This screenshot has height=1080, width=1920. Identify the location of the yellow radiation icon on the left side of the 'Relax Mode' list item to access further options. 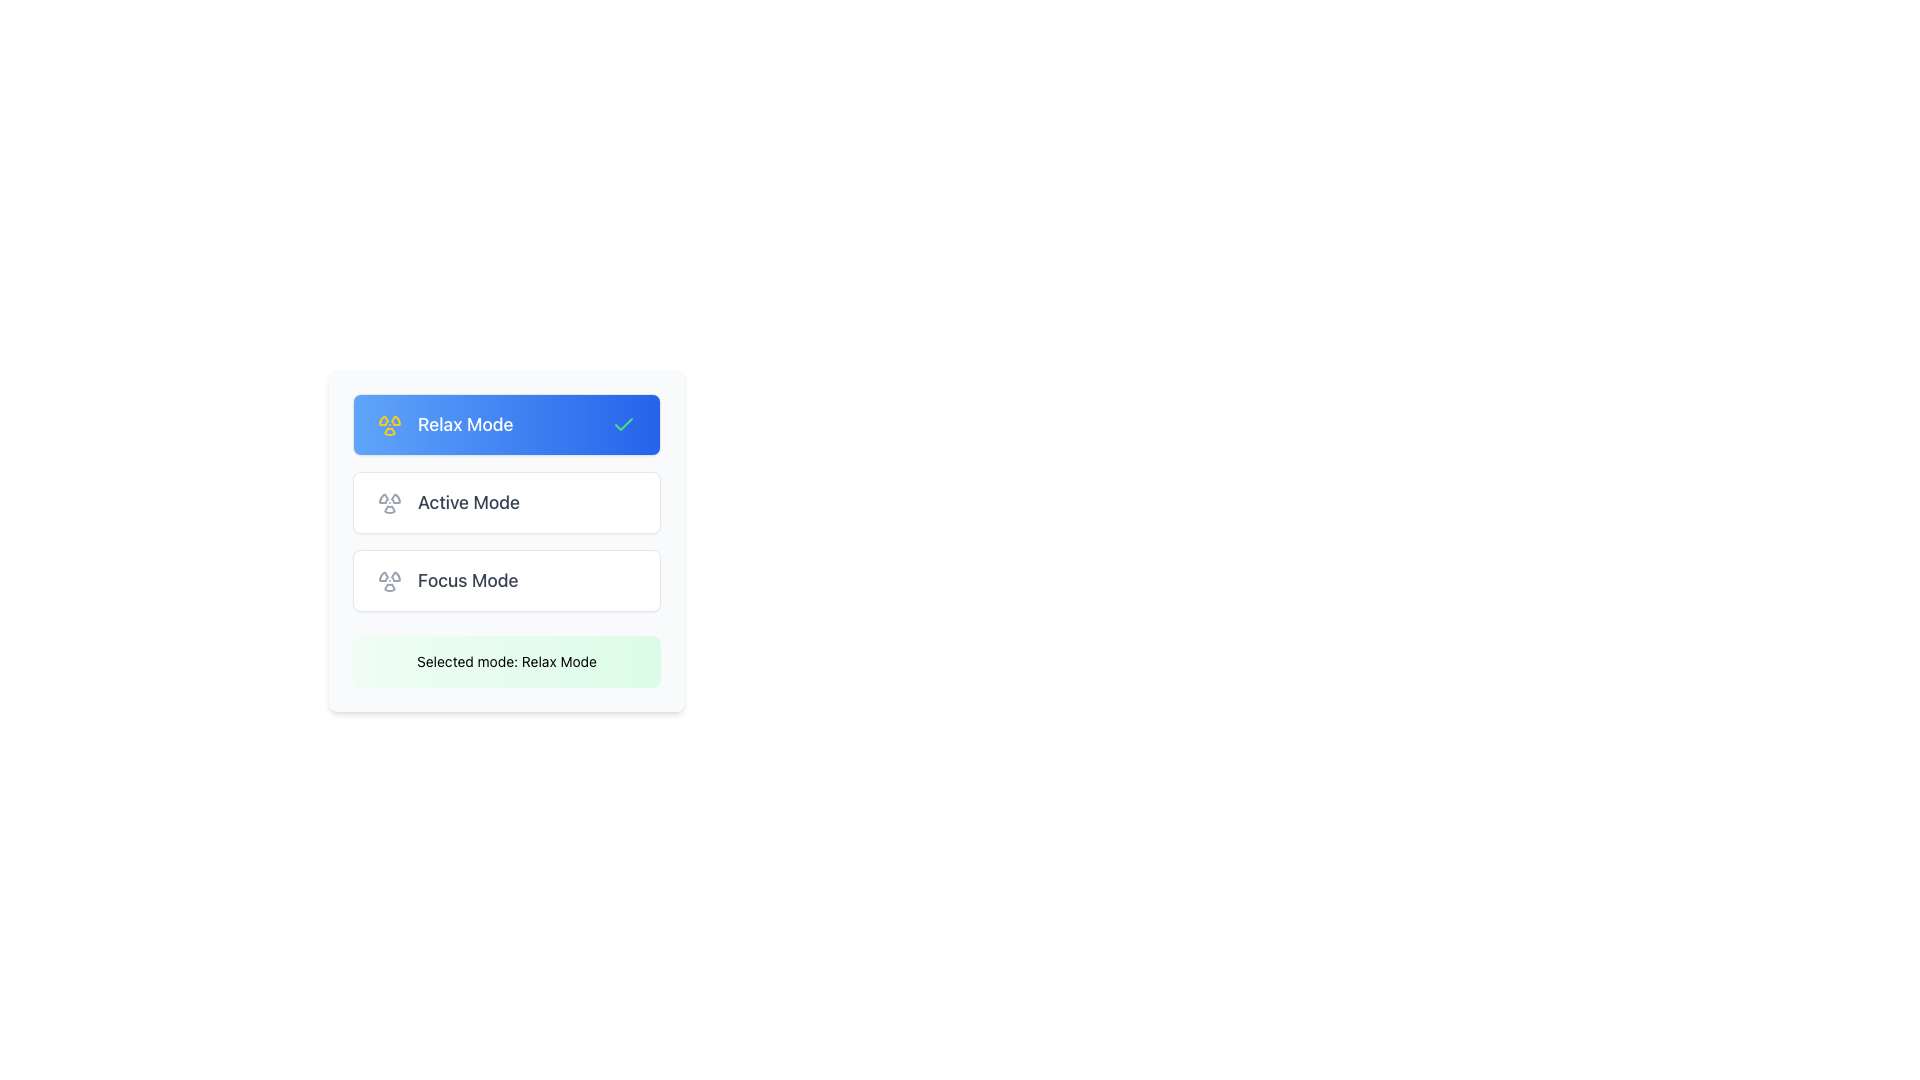
(444, 423).